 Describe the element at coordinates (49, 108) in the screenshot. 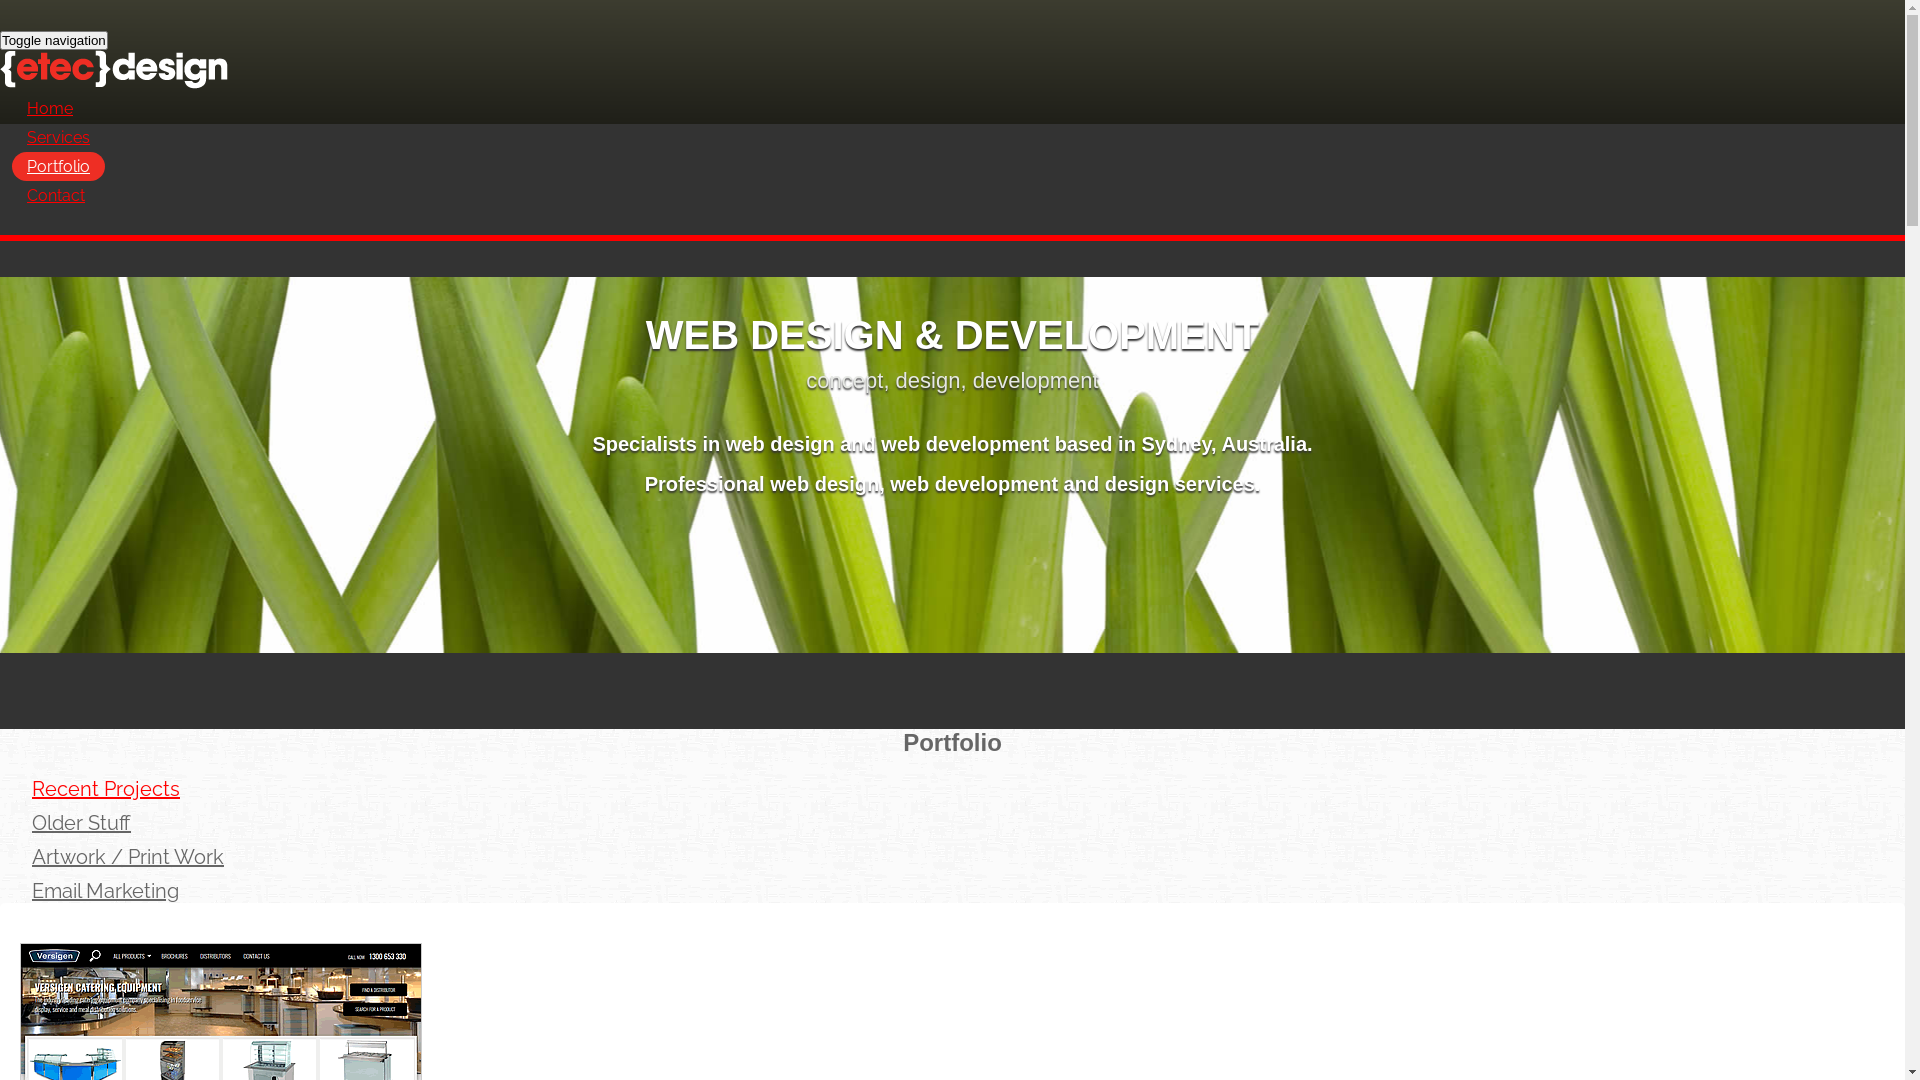

I see `'Home'` at that location.